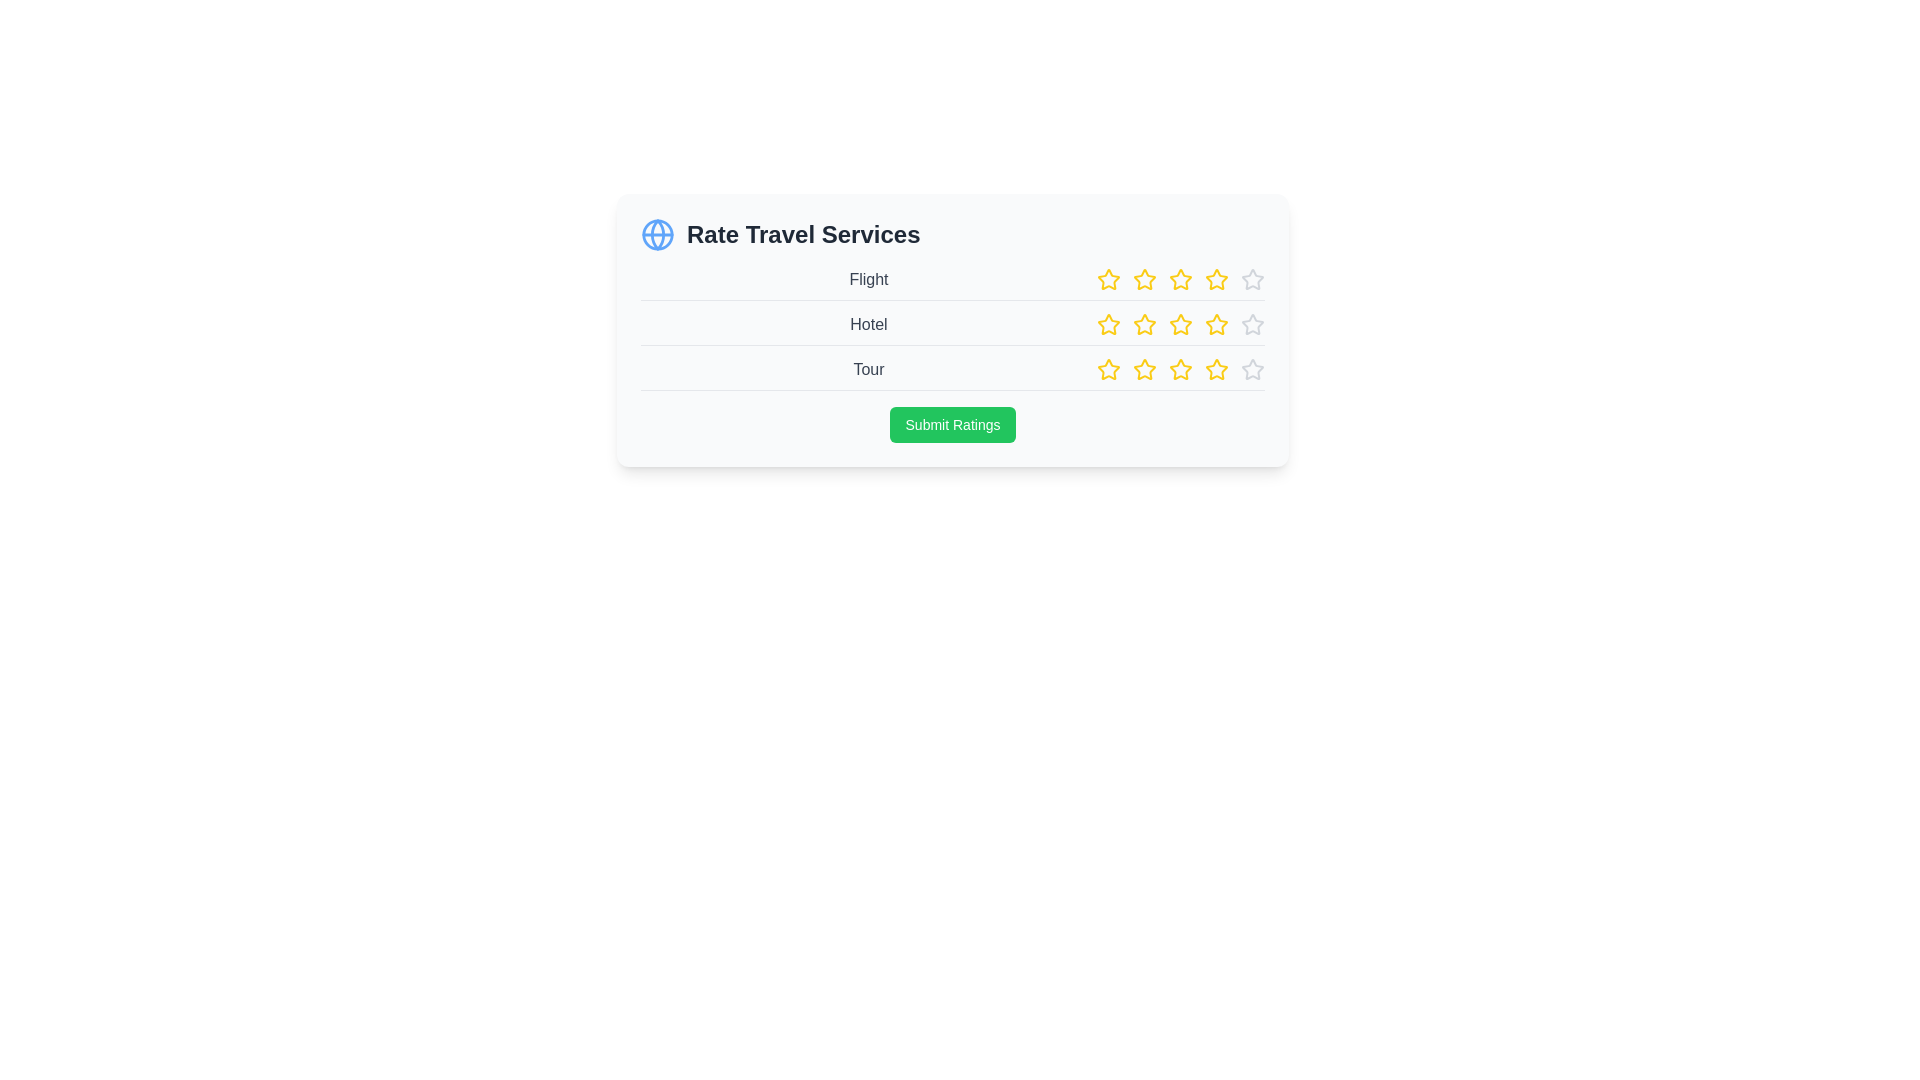 This screenshot has height=1080, width=1920. What do you see at coordinates (1216, 369) in the screenshot?
I see `across the star icons` at bounding box center [1216, 369].